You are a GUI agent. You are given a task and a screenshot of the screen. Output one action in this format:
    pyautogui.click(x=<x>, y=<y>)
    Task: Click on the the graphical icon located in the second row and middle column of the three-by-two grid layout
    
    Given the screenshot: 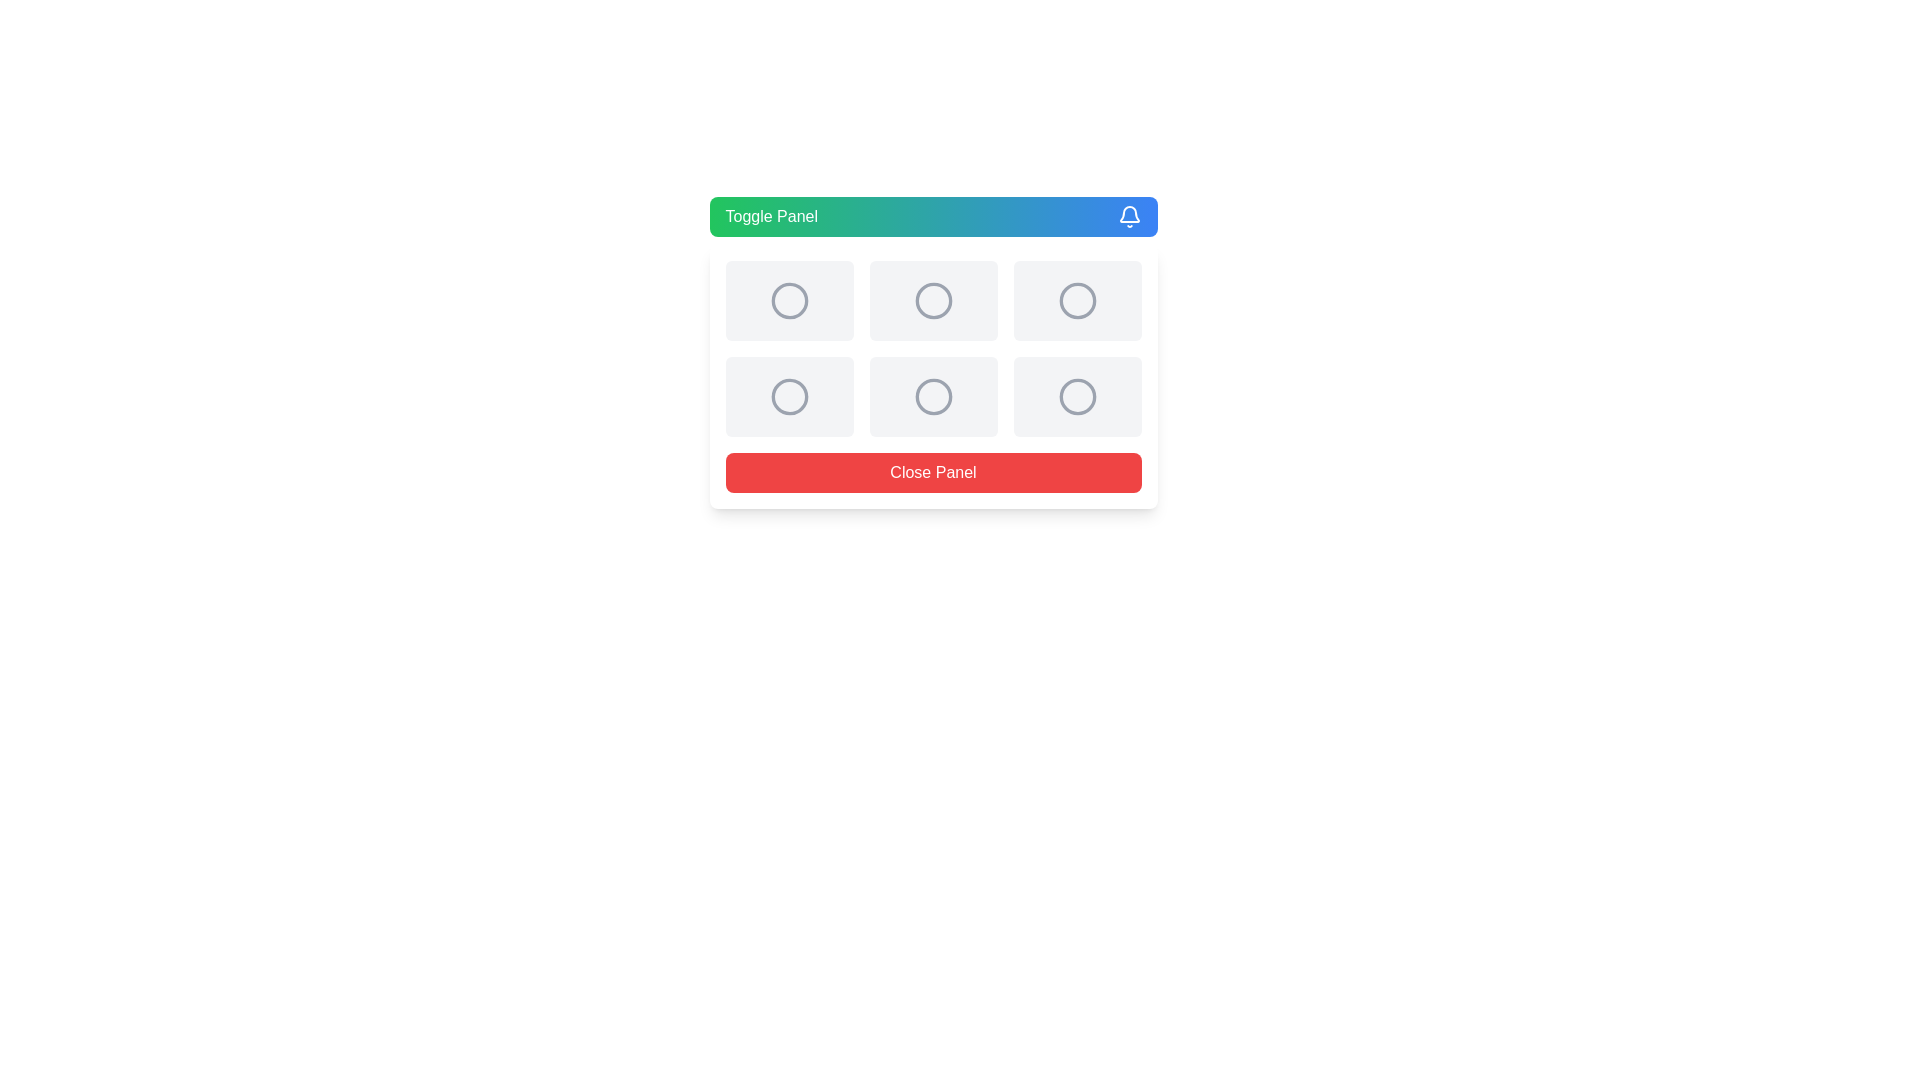 What is the action you would take?
    pyautogui.click(x=932, y=300)
    